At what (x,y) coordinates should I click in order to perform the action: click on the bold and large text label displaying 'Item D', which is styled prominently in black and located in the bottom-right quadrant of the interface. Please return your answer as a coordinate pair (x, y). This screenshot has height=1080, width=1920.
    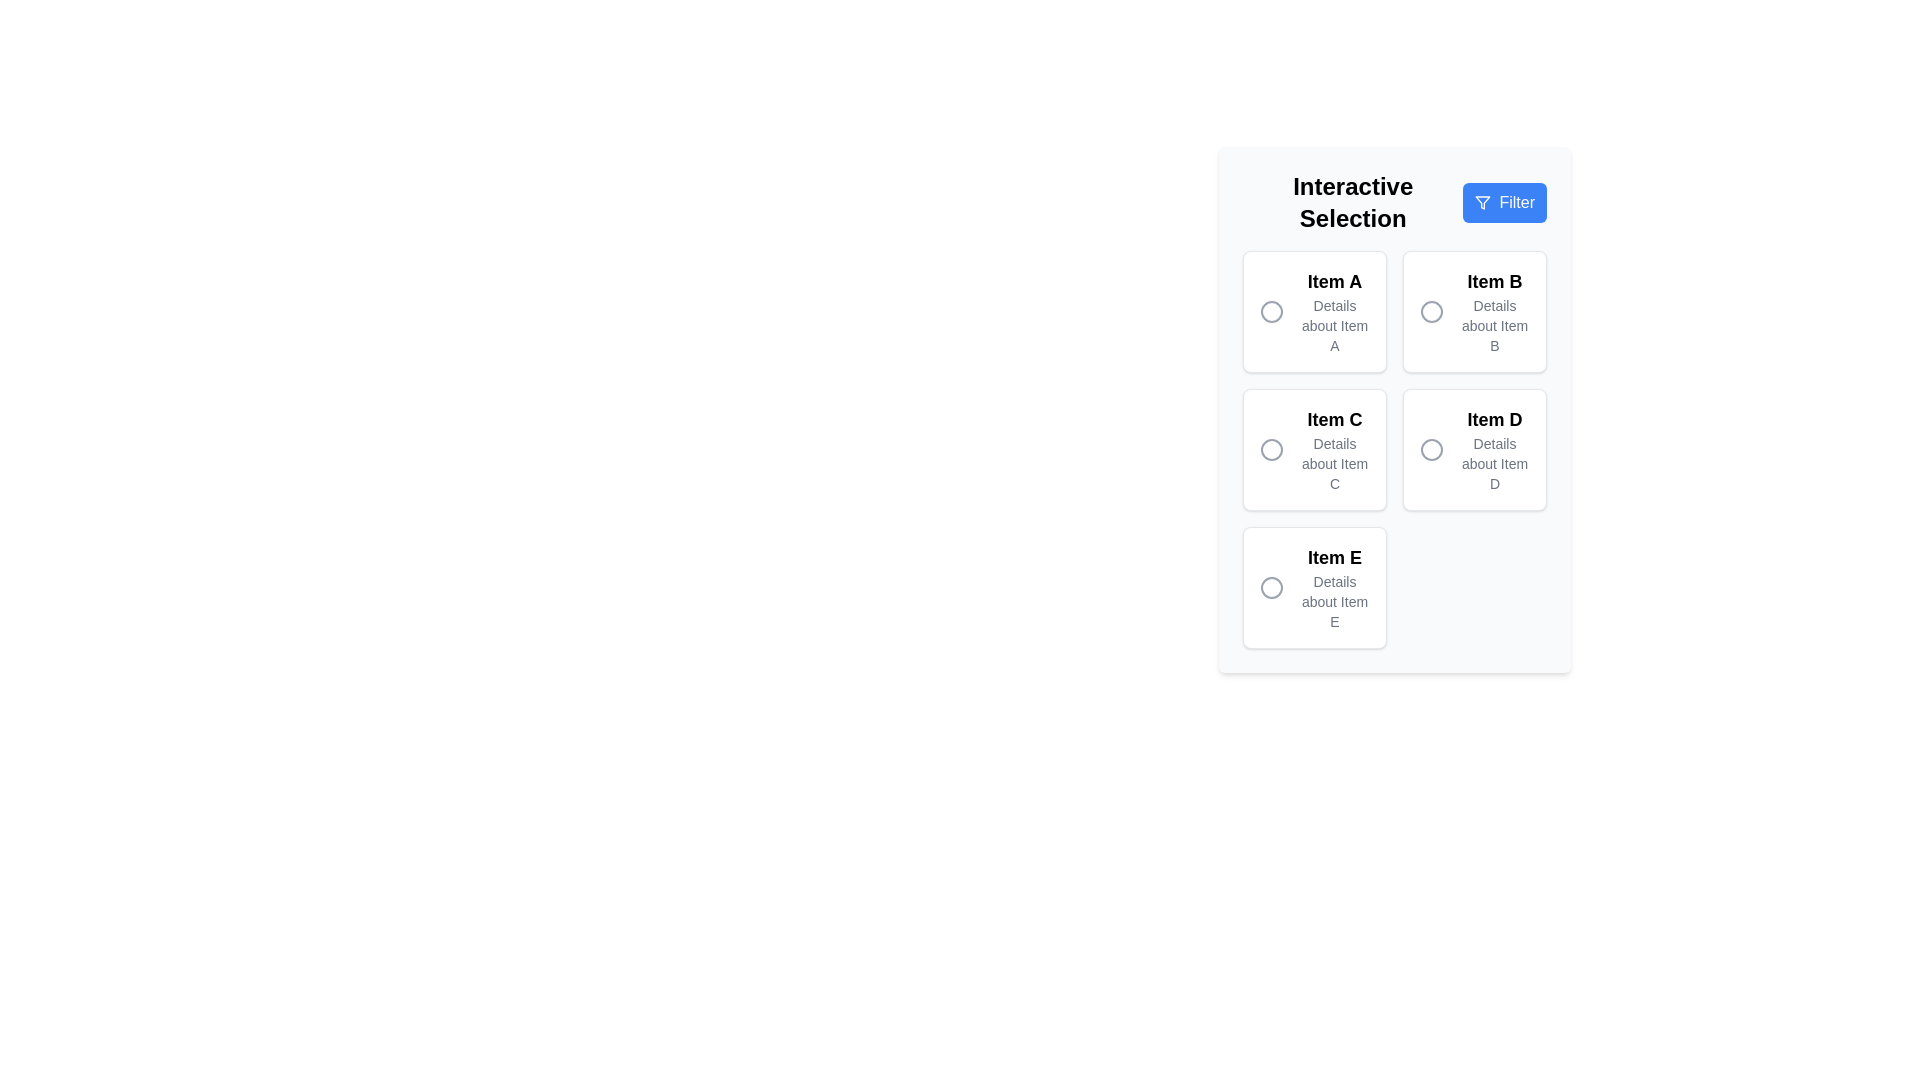
    Looking at the image, I should click on (1494, 419).